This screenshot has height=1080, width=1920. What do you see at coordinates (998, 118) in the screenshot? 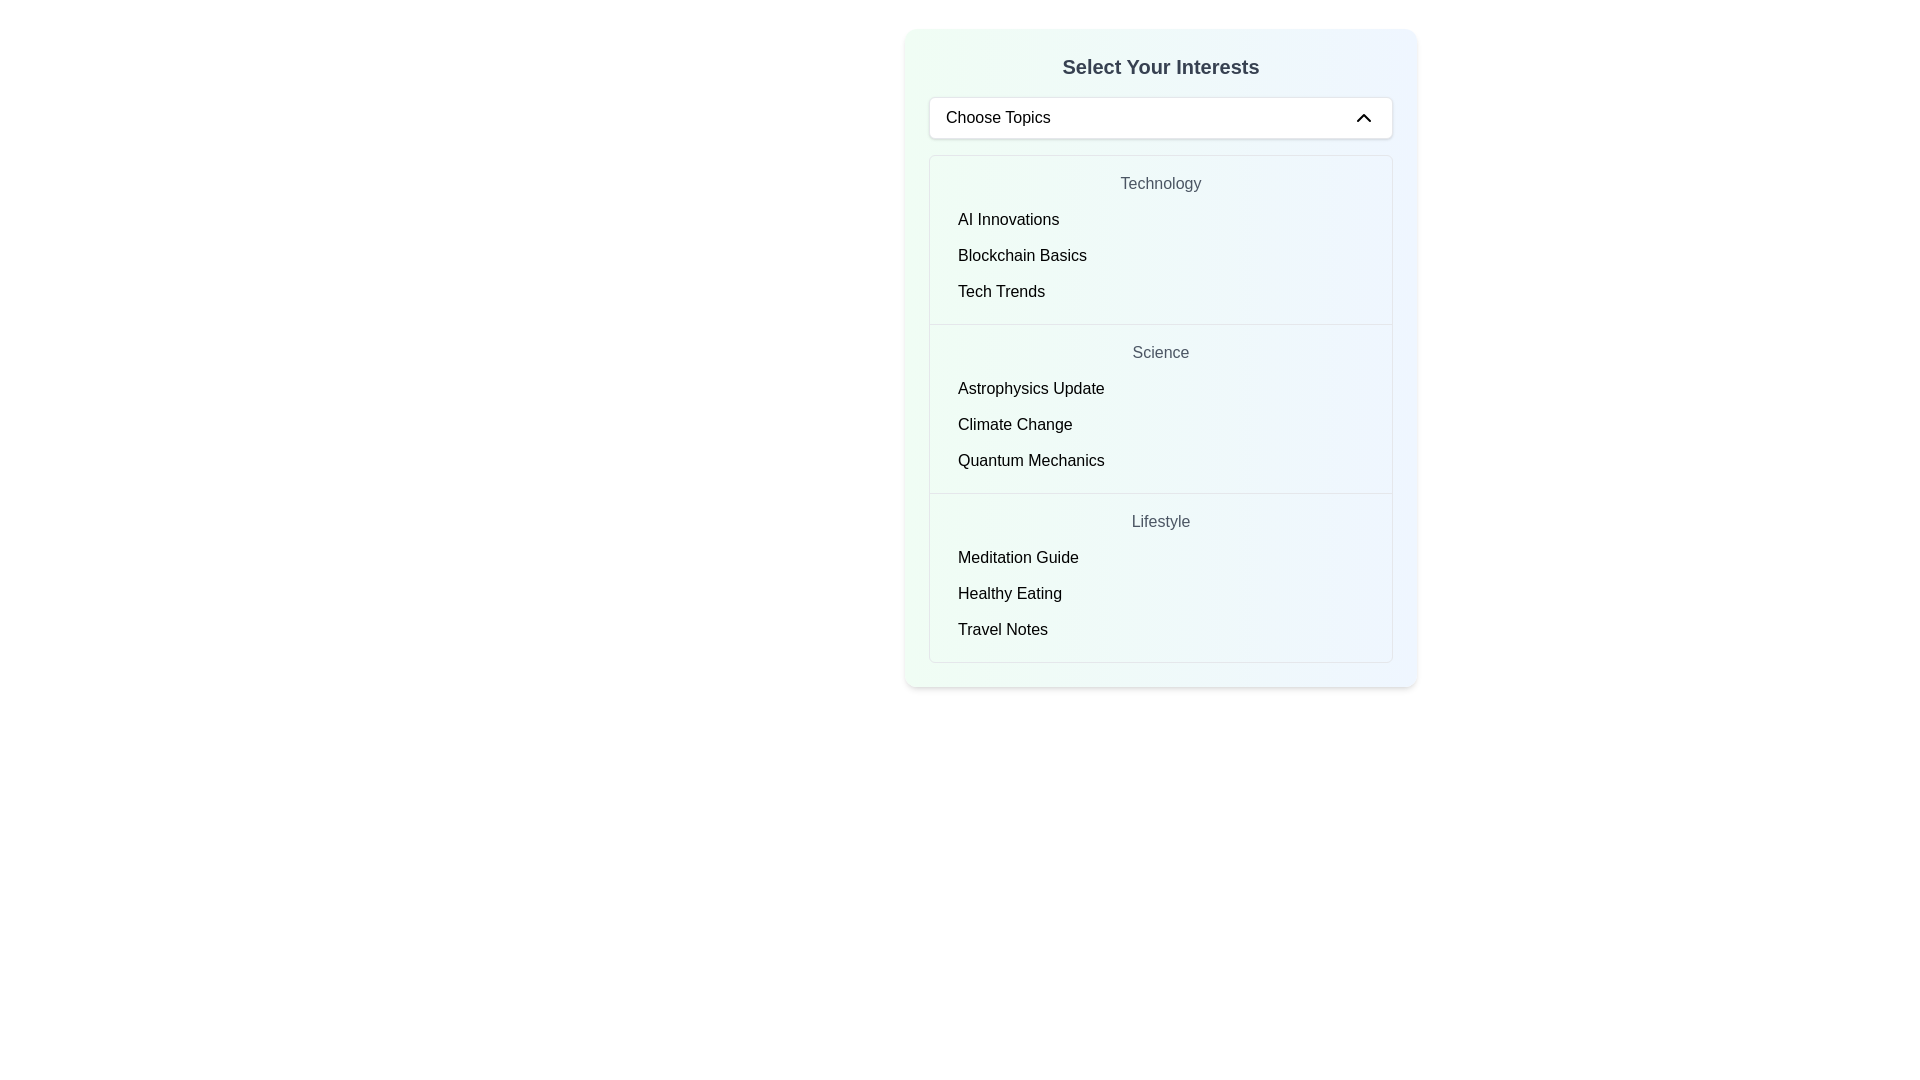
I see `the 'Choose Topics' label text element` at bounding box center [998, 118].